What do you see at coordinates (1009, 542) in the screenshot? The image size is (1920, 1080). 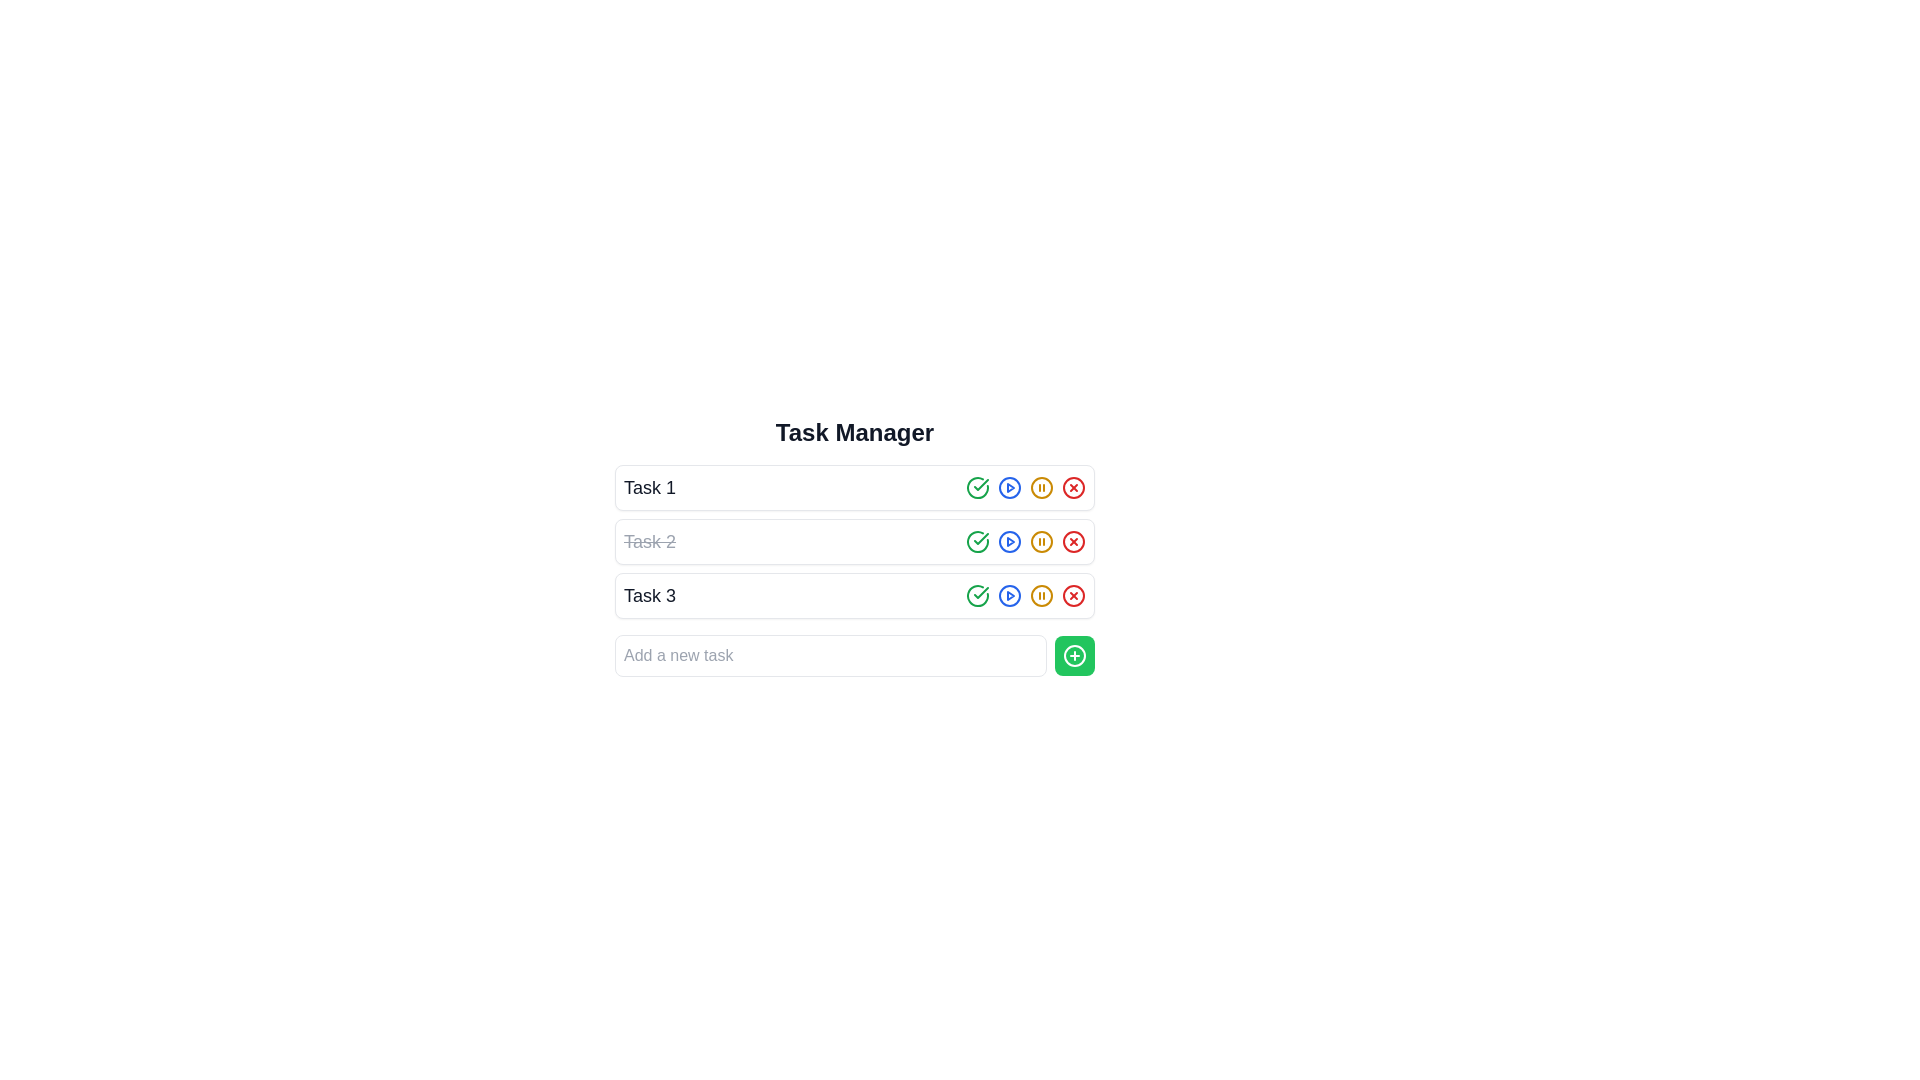 I see `the circular graphical decoration with a blue stroke color located on the right side of the row for 'Task 1'` at bounding box center [1009, 542].